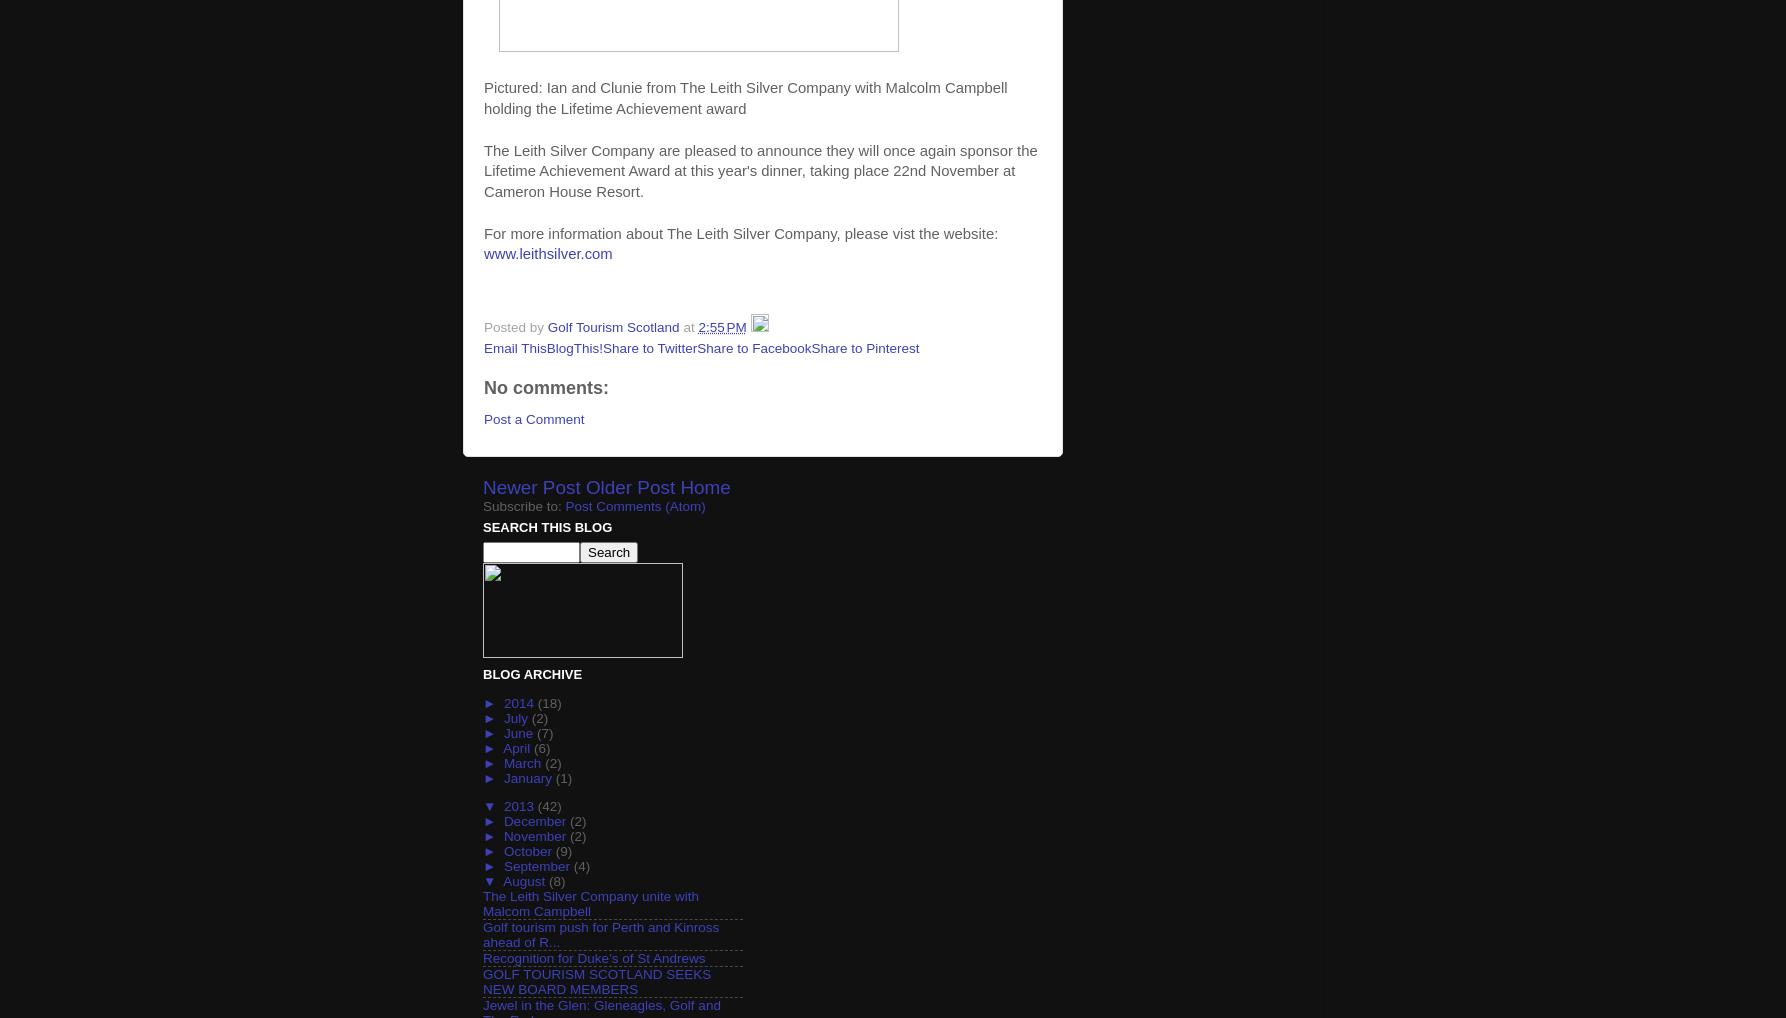  What do you see at coordinates (528, 850) in the screenshot?
I see `'October'` at bounding box center [528, 850].